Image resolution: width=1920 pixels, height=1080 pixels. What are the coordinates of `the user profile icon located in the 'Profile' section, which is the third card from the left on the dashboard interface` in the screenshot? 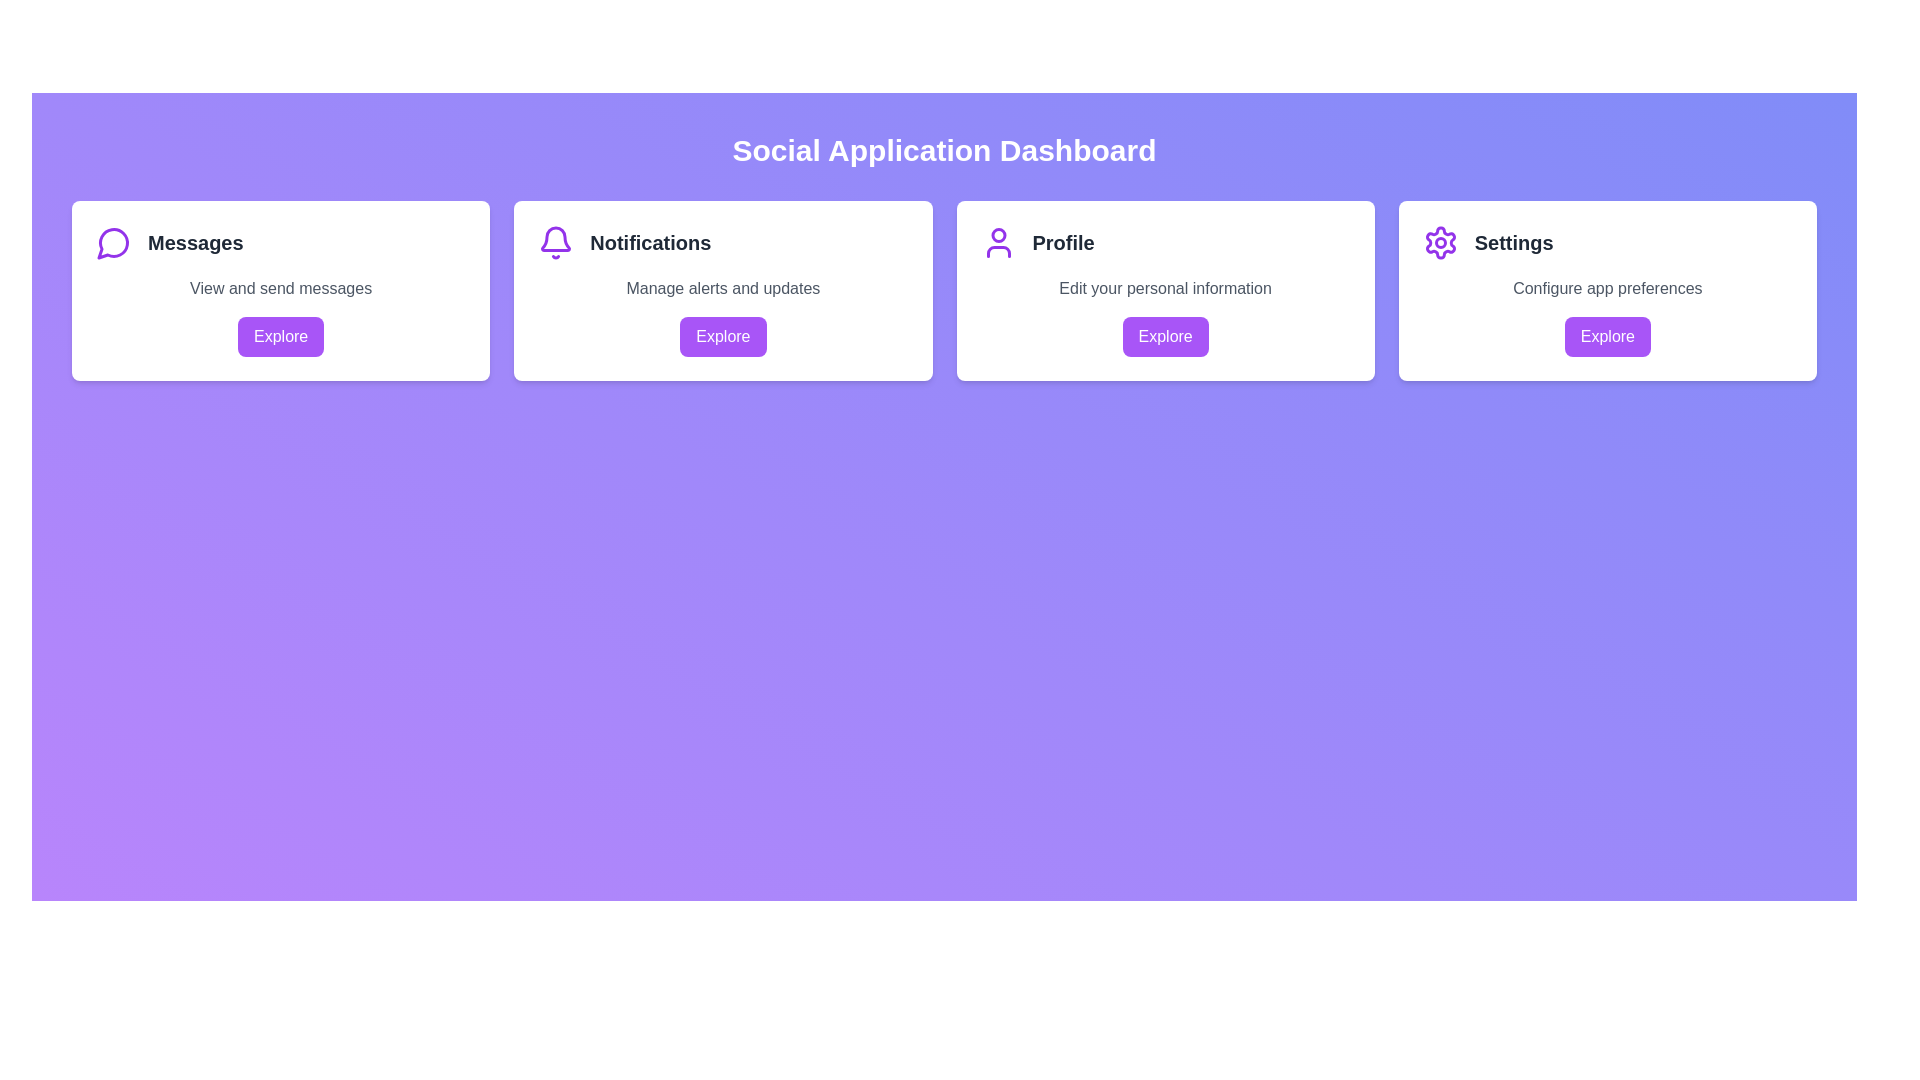 It's located at (998, 242).